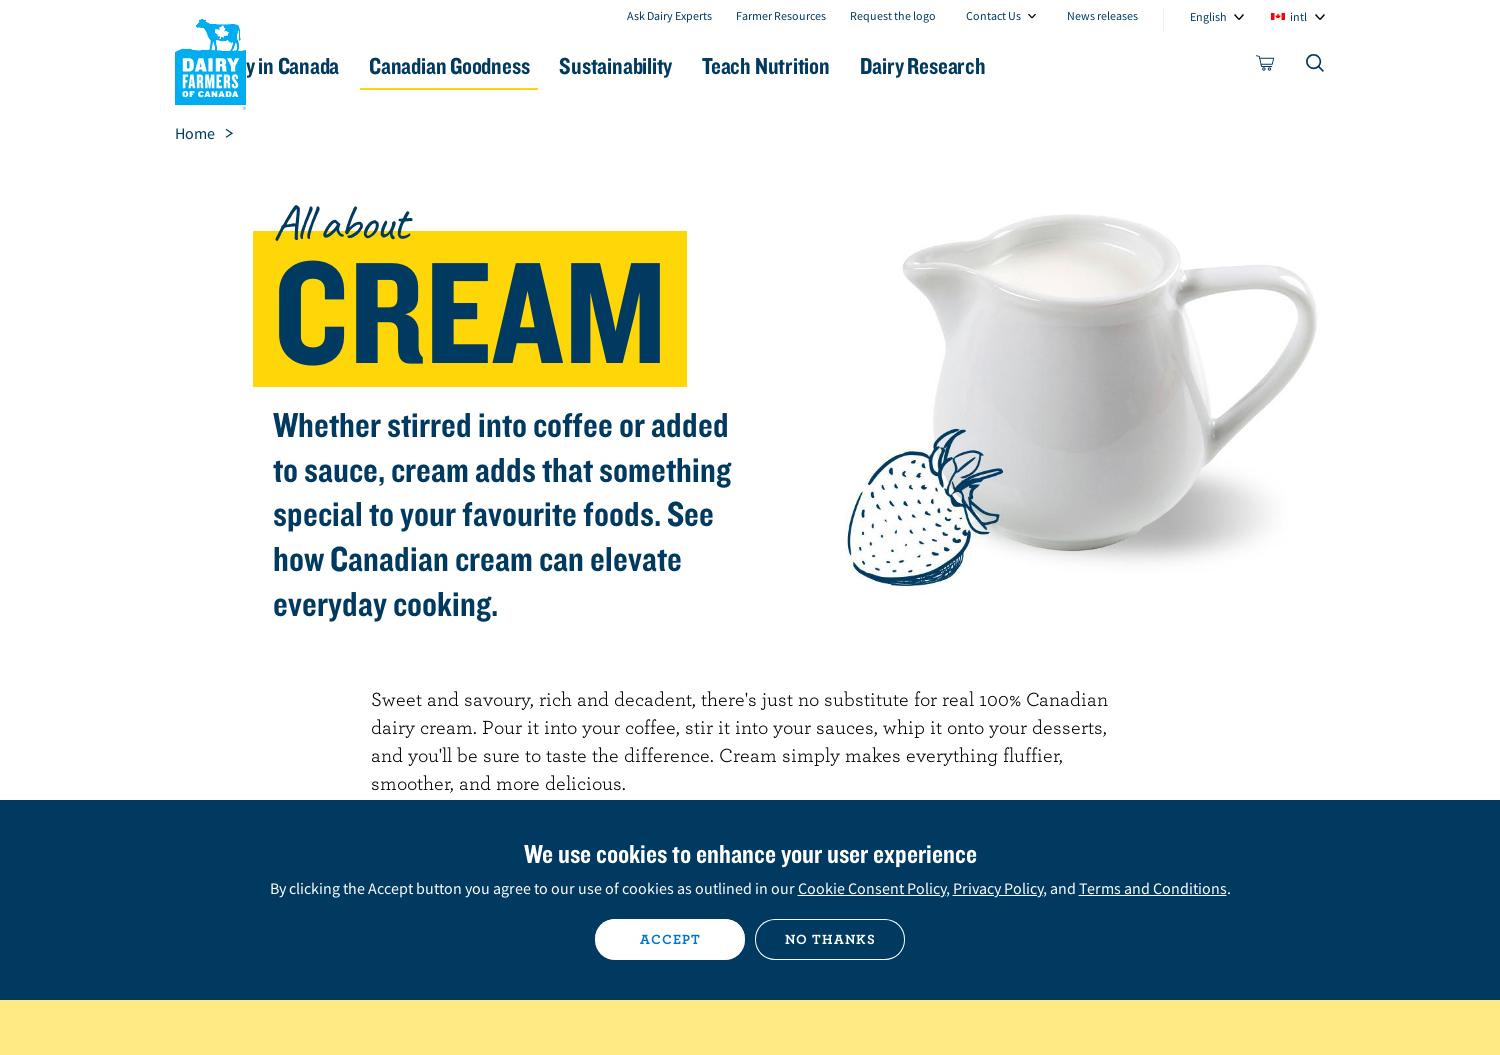  What do you see at coordinates (501, 513) in the screenshot?
I see `'Whether stirred into coffee or added to sauce, cream adds that something special to your favourite foods. See how Canadian cream can elevate everyday cooking.'` at bounding box center [501, 513].